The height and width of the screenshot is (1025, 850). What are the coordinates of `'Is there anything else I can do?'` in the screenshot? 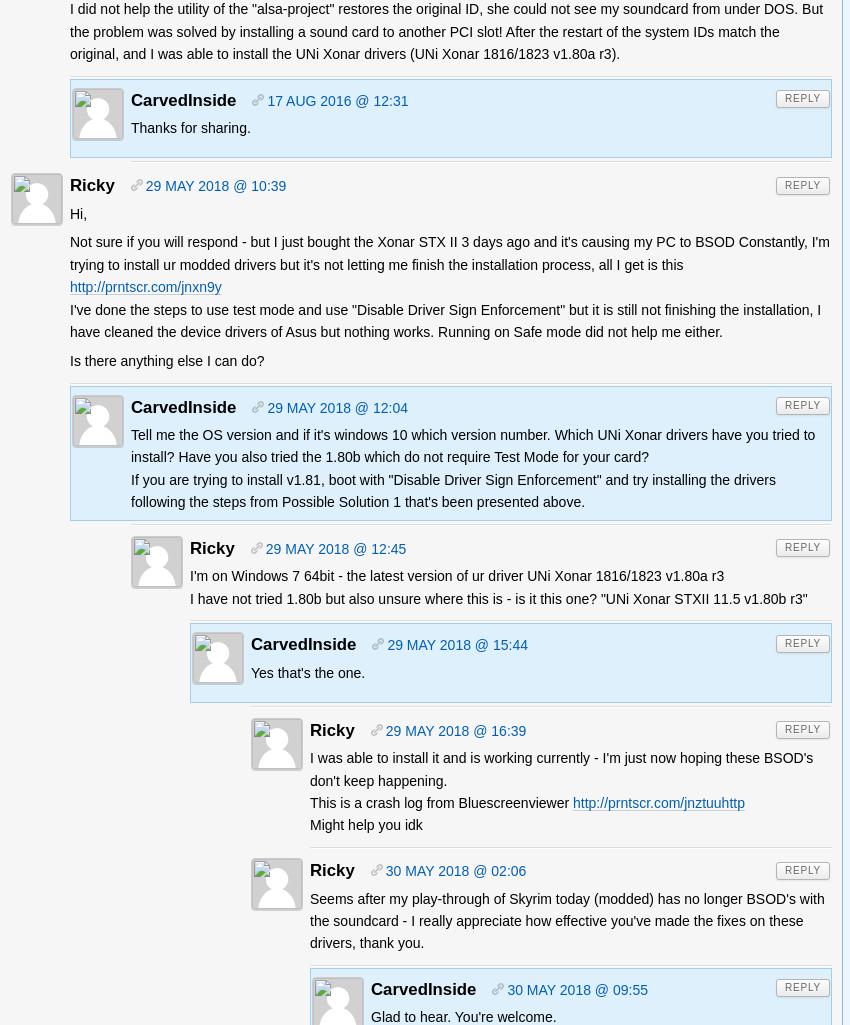 It's located at (70, 358).